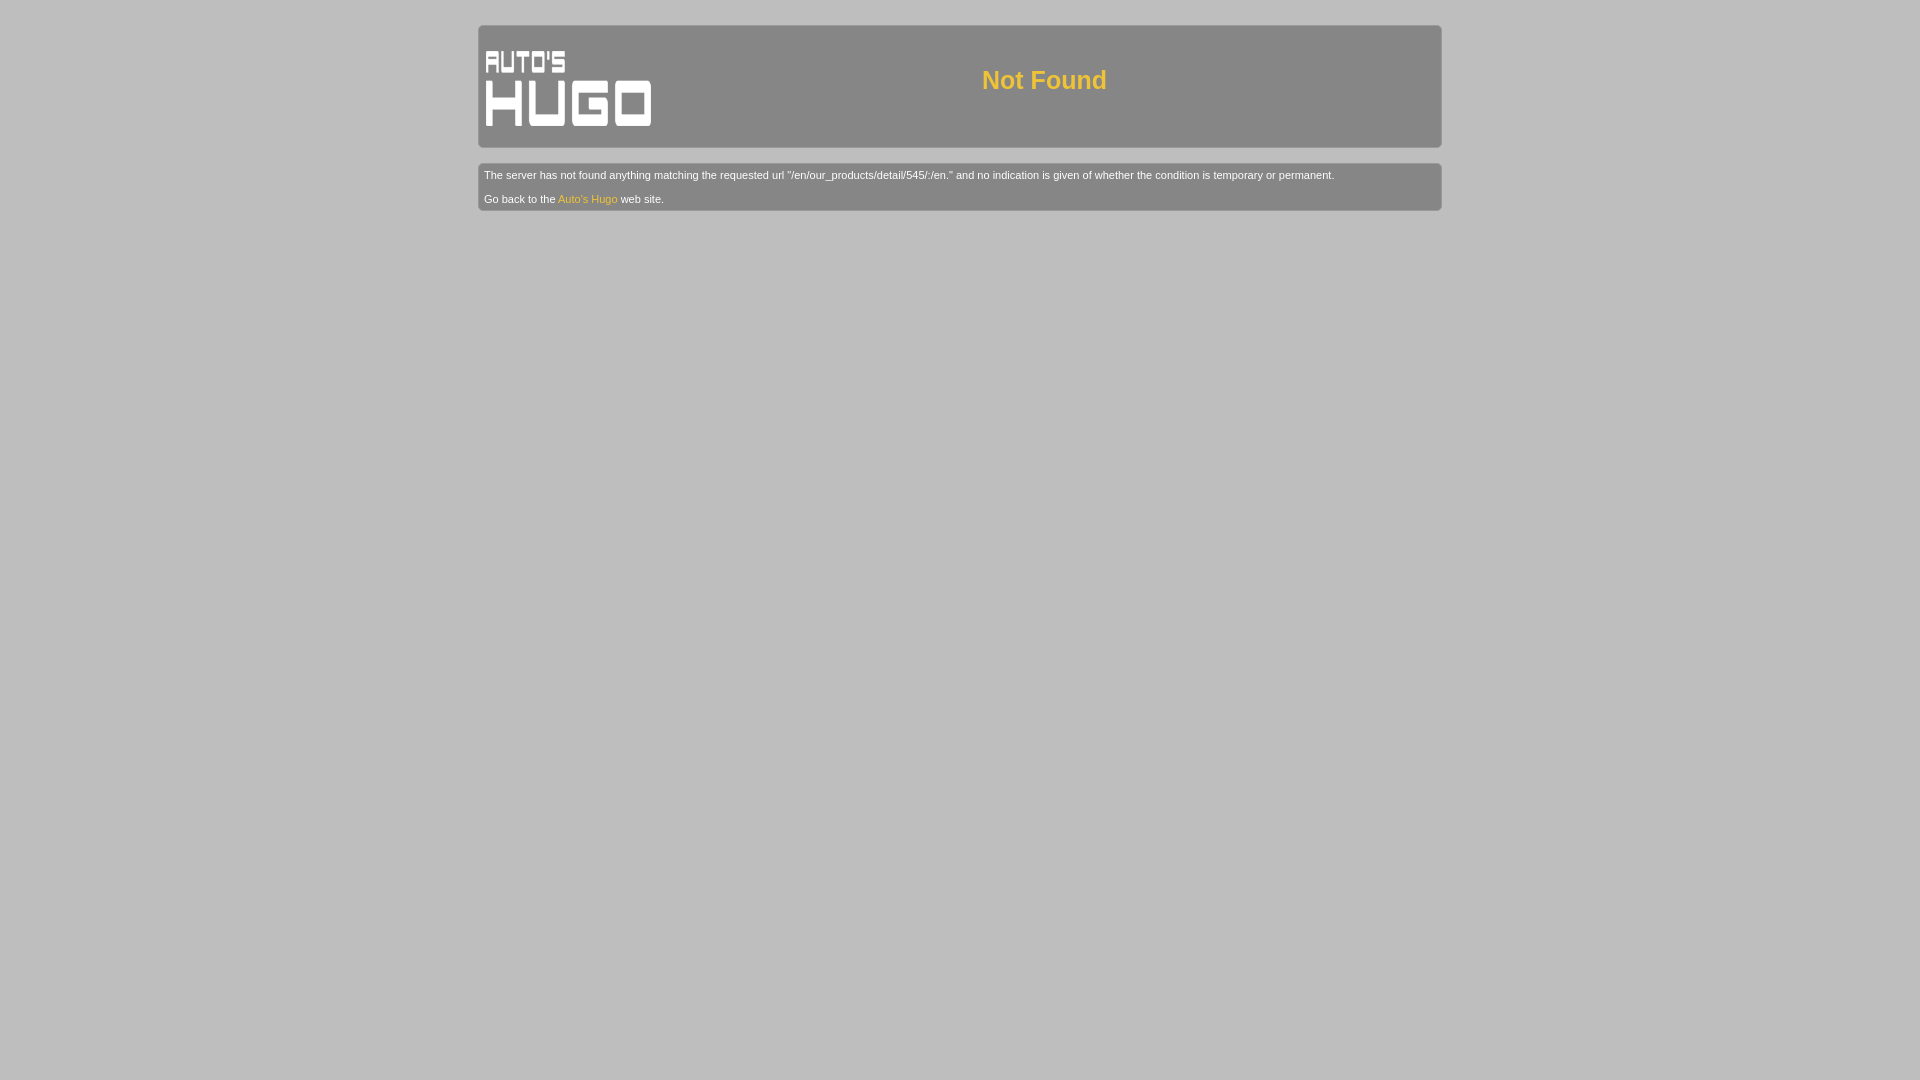 The image size is (1920, 1080). Describe the element at coordinates (557, 199) in the screenshot. I see `'Auto's Hugo'` at that location.